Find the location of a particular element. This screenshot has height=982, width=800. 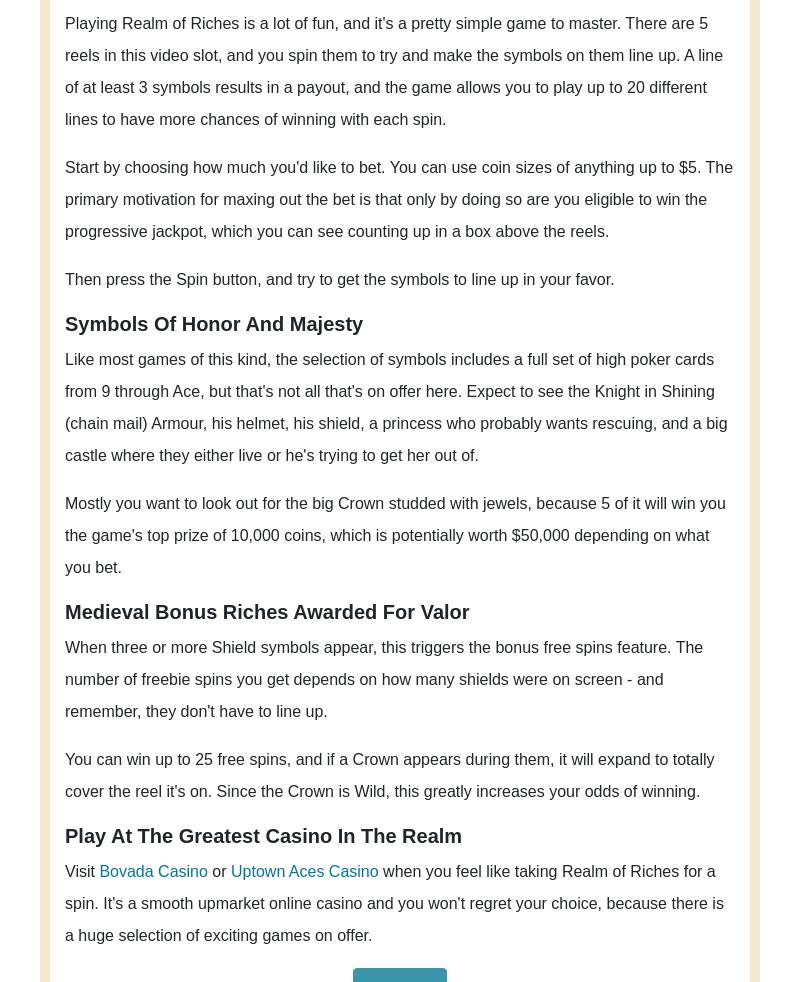

'Cafe Casino' is located at coordinates (575, 193).